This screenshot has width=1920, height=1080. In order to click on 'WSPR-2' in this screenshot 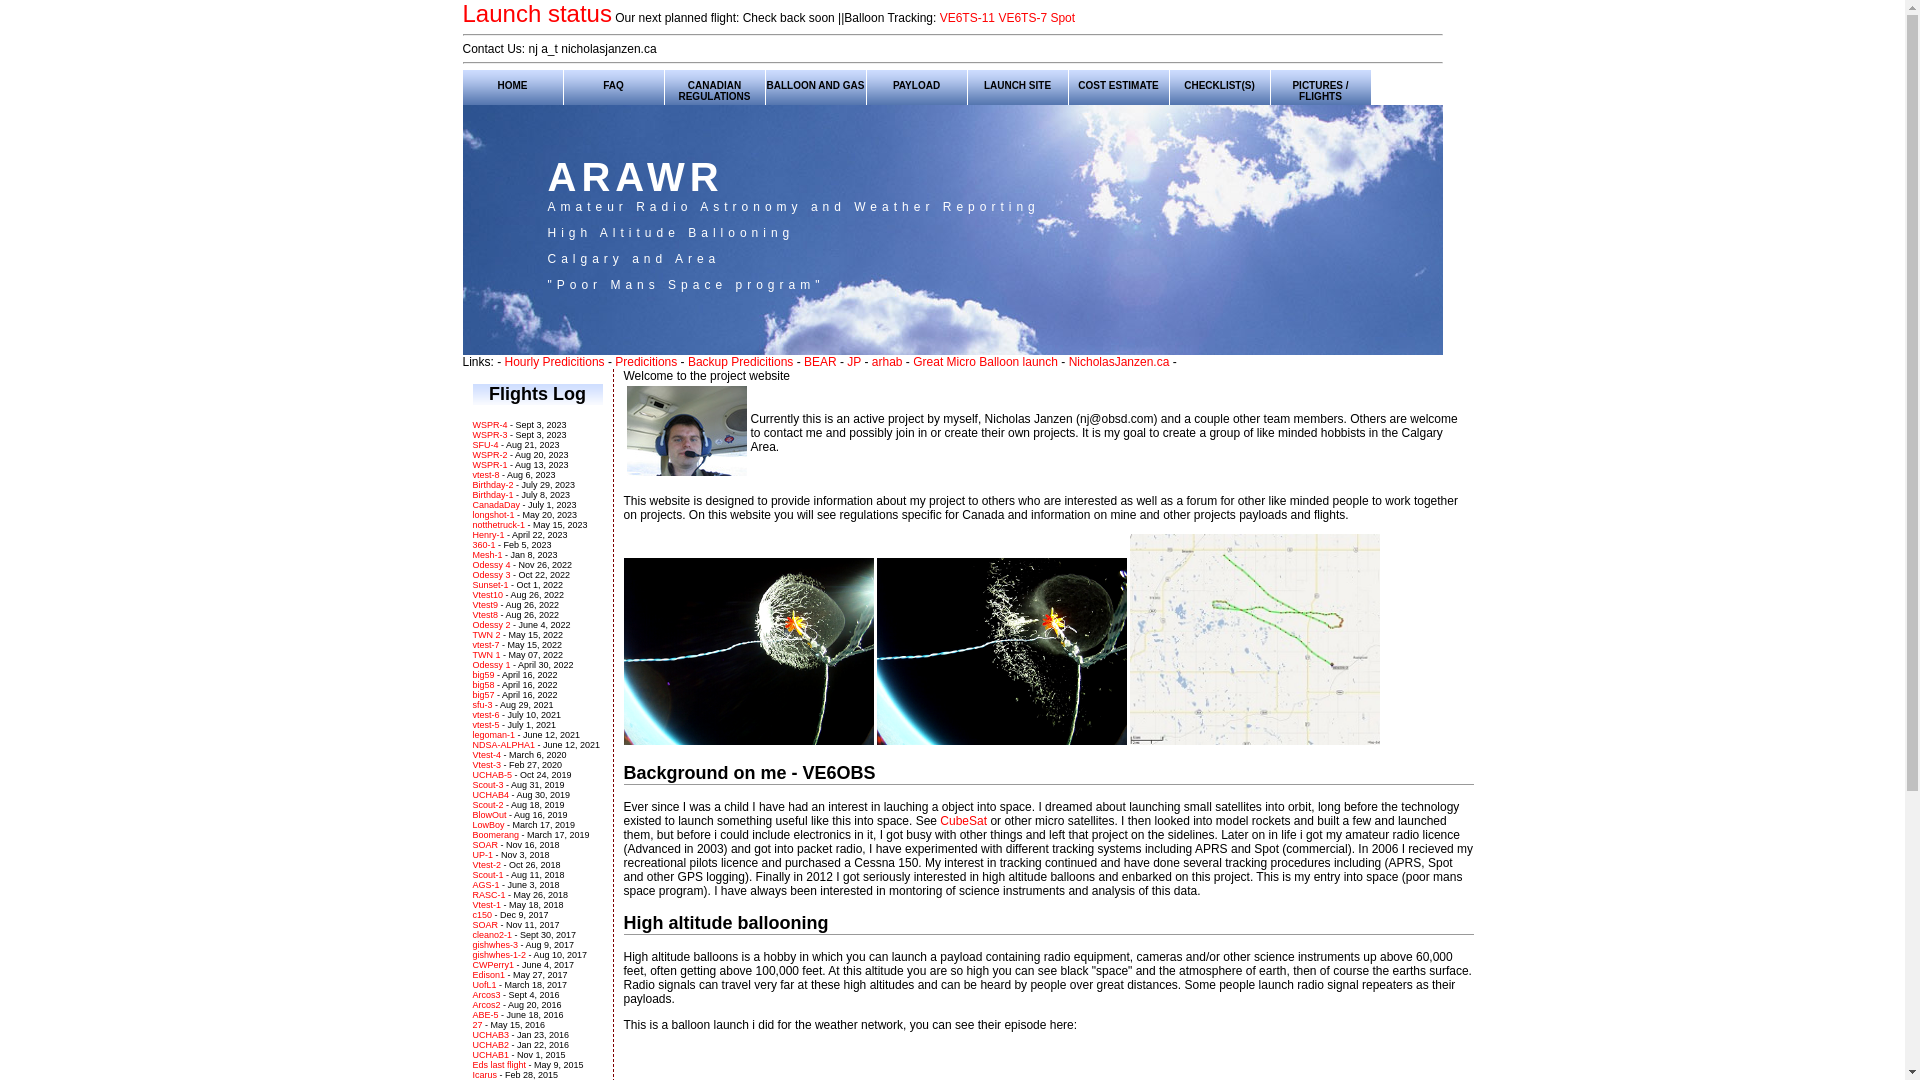, I will do `click(489, 455)`.